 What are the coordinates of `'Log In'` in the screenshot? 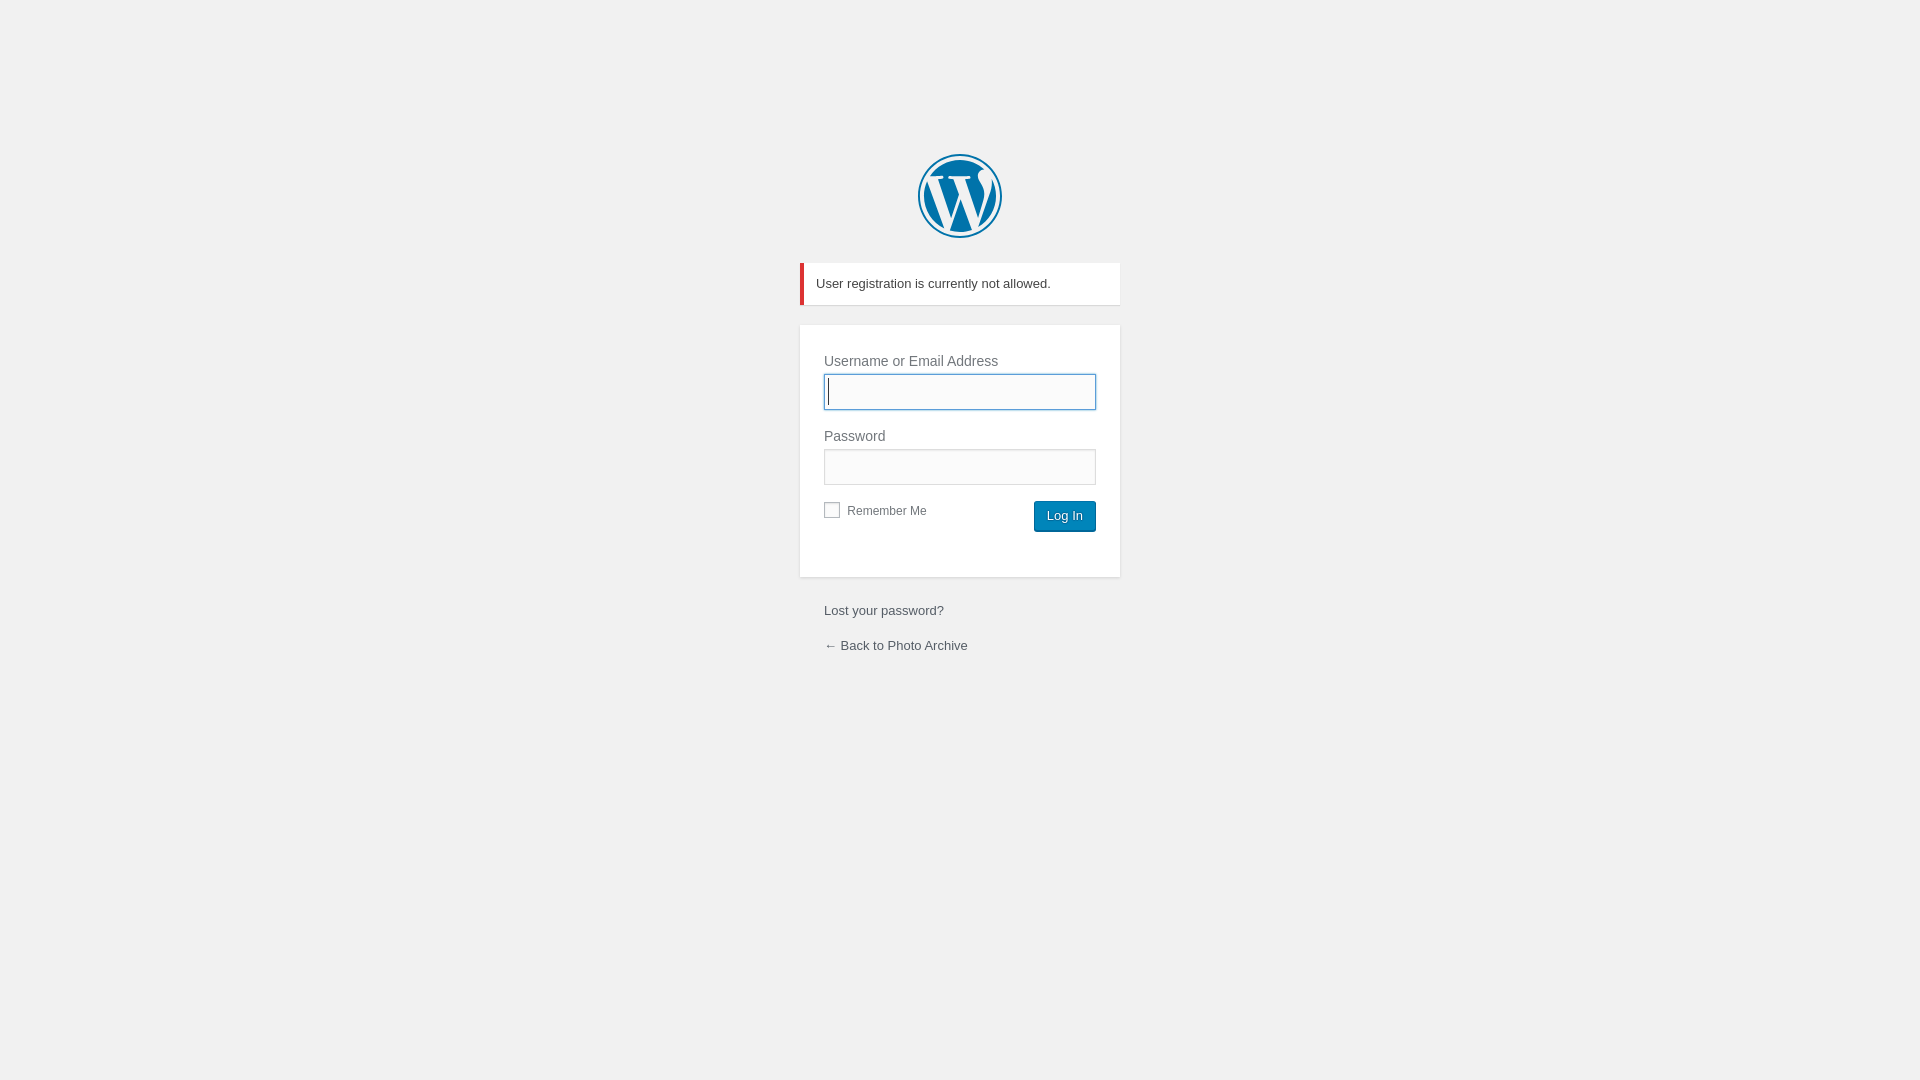 It's located at (1064, 515).